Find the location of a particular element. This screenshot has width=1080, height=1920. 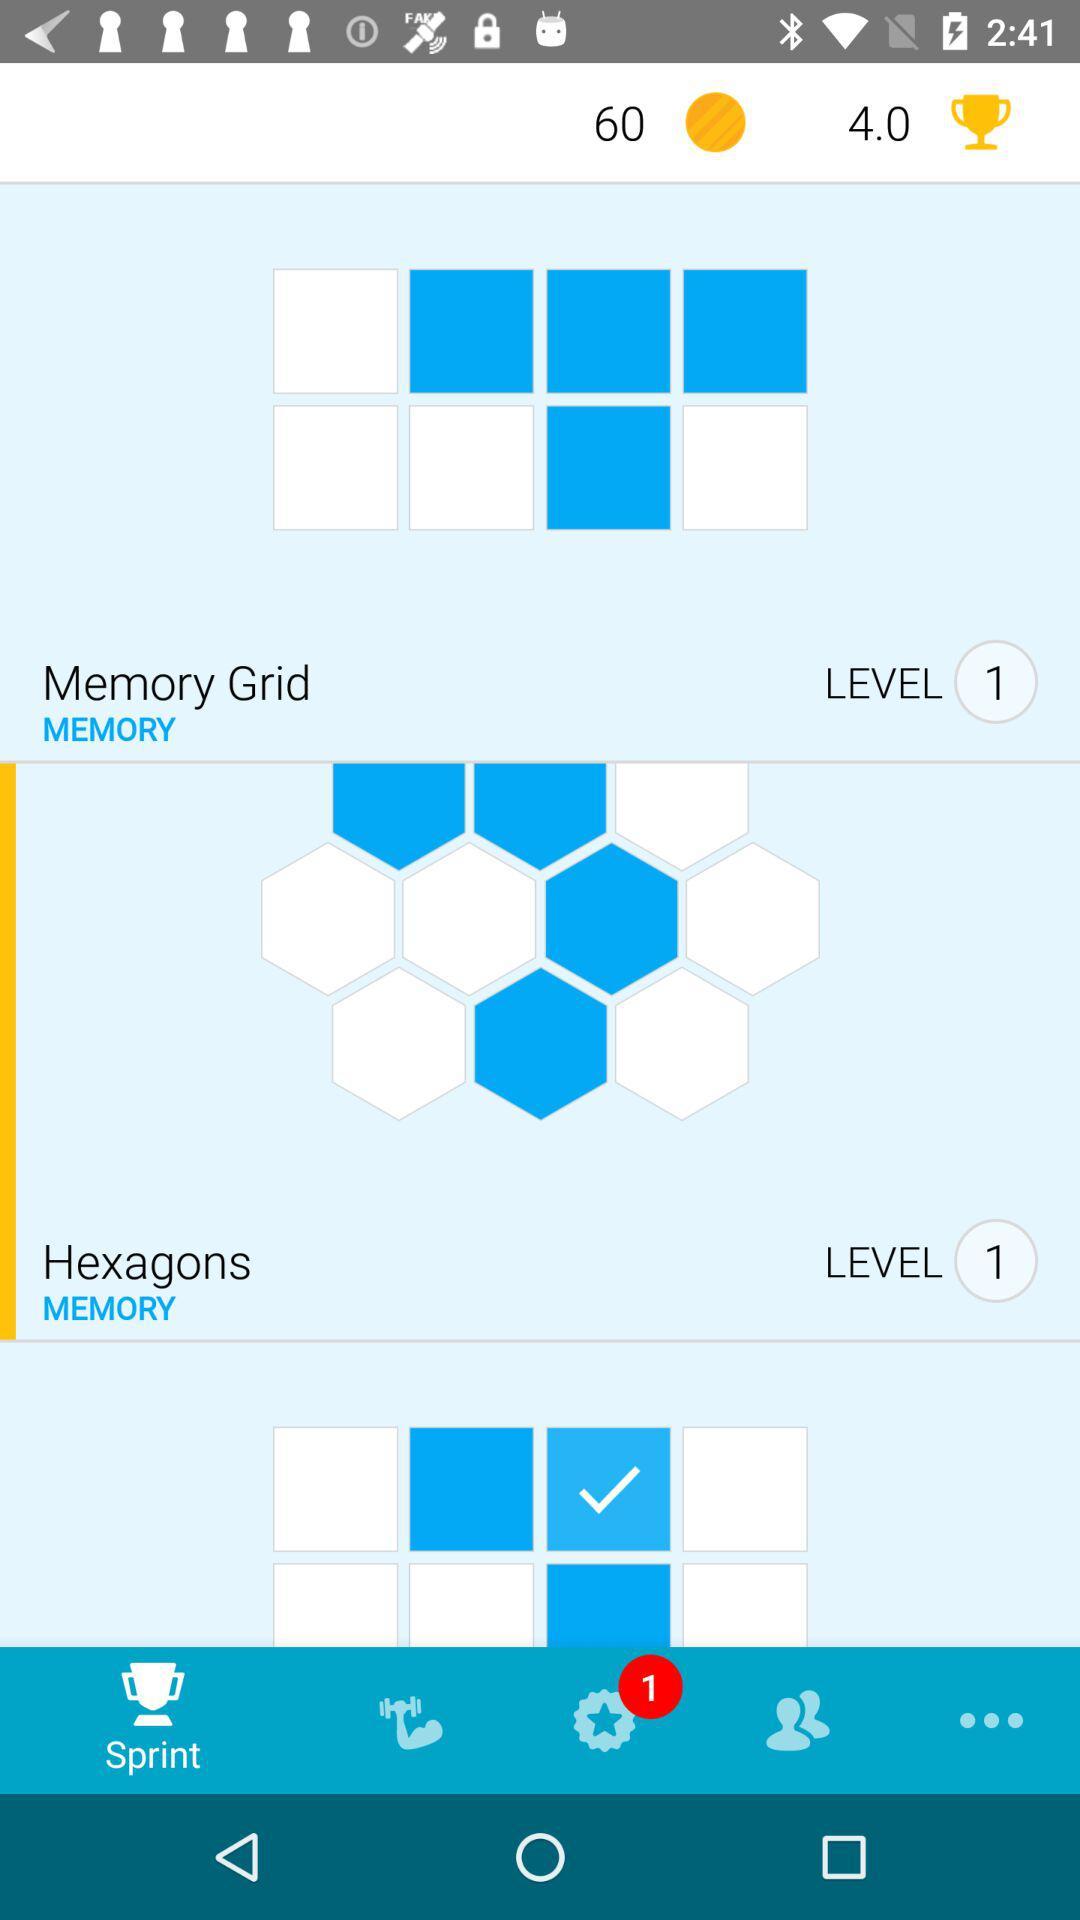

the item next to the 60 is located at coordinates (714, 121).